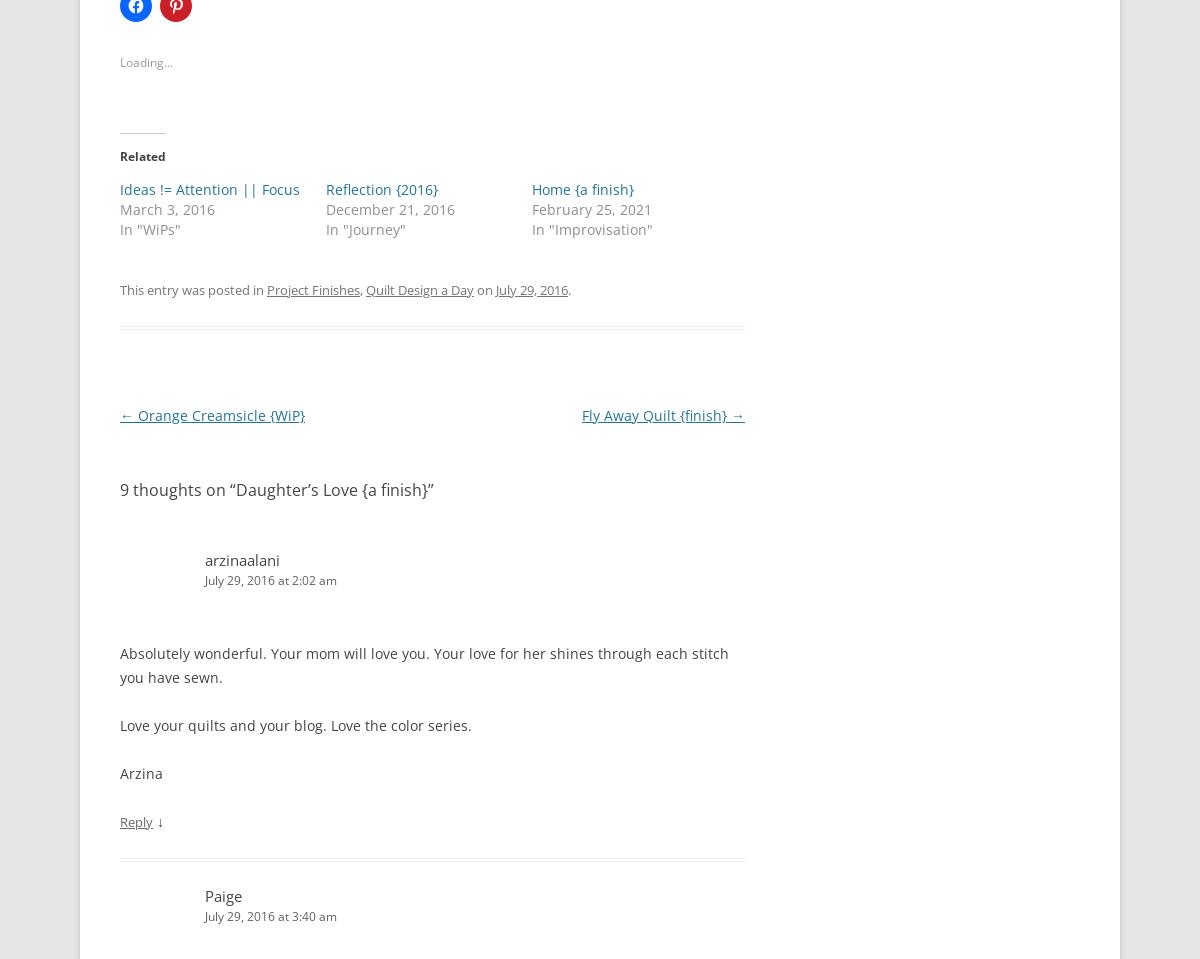  I want to click on 'July 29, 2016 at 2:02 am', so click(269, 579).